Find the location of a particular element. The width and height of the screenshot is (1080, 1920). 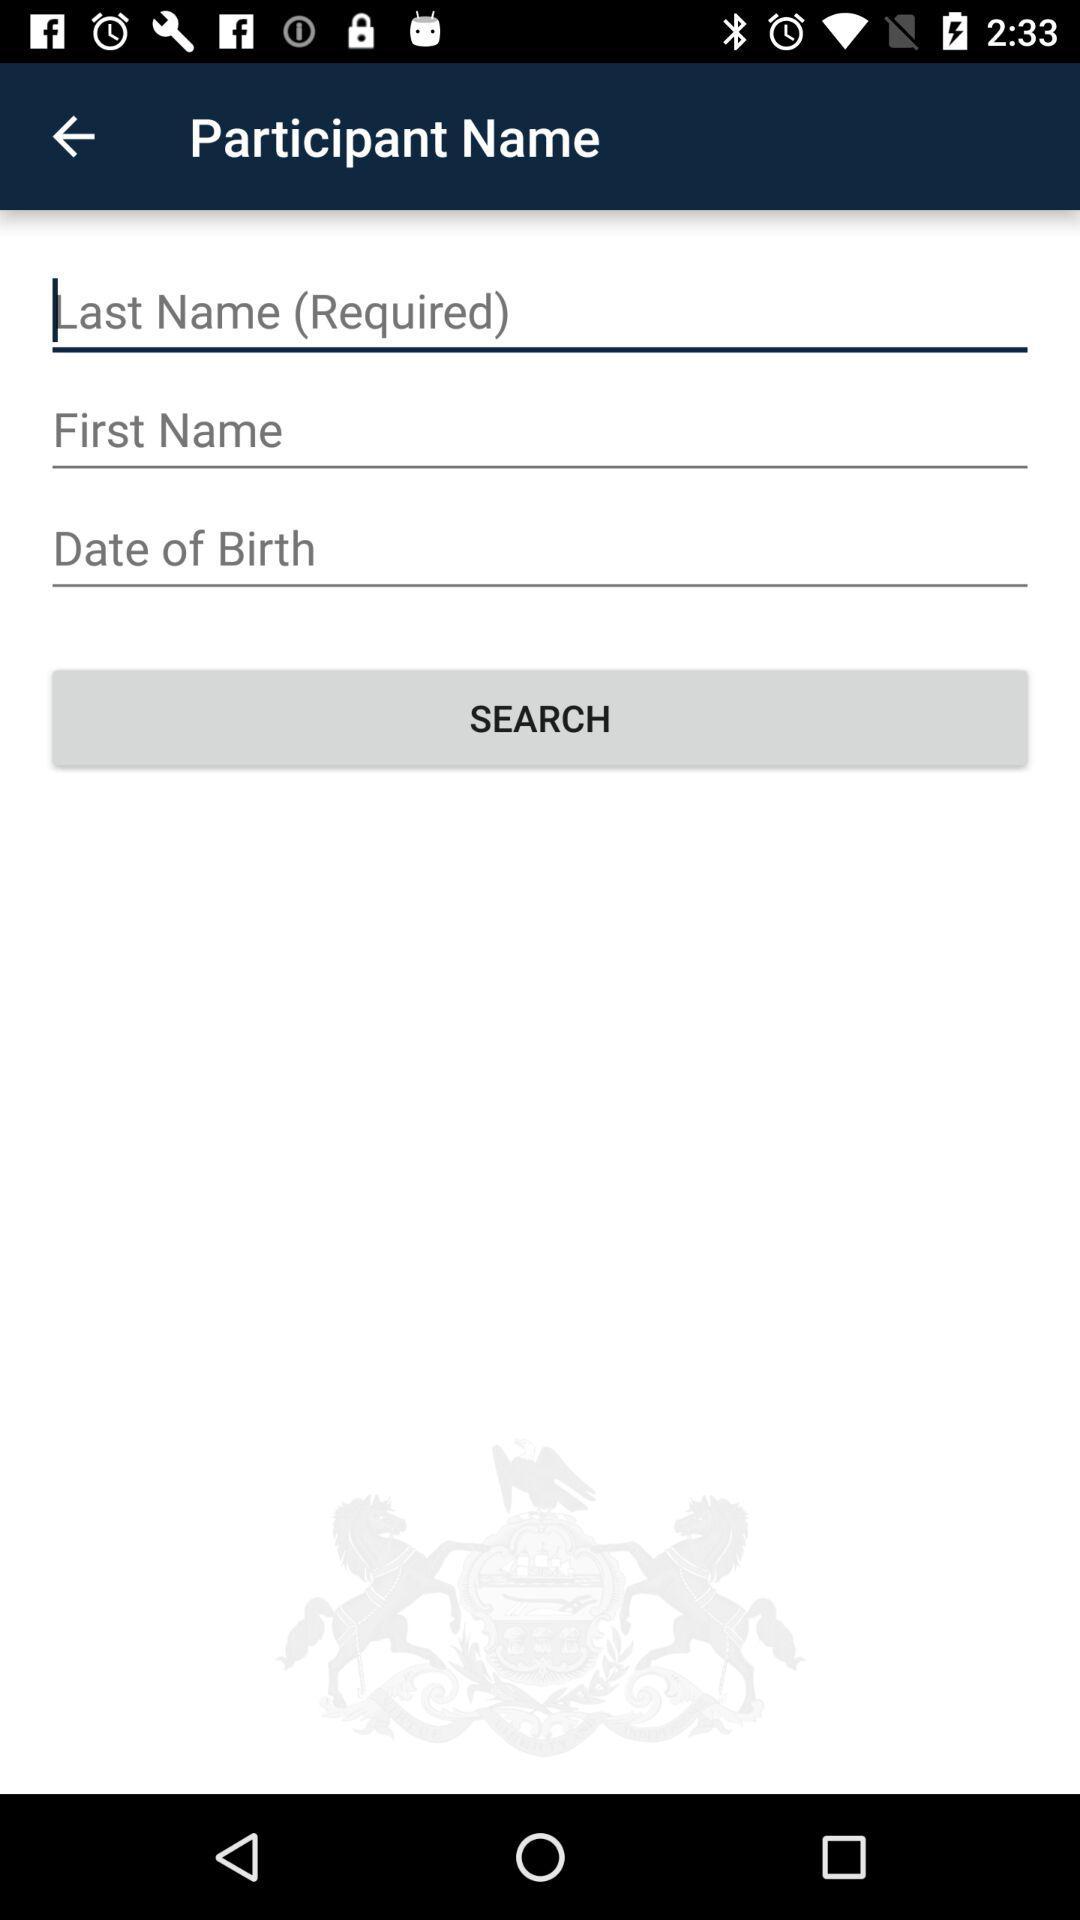

last name is located at coordinates (540, 310).